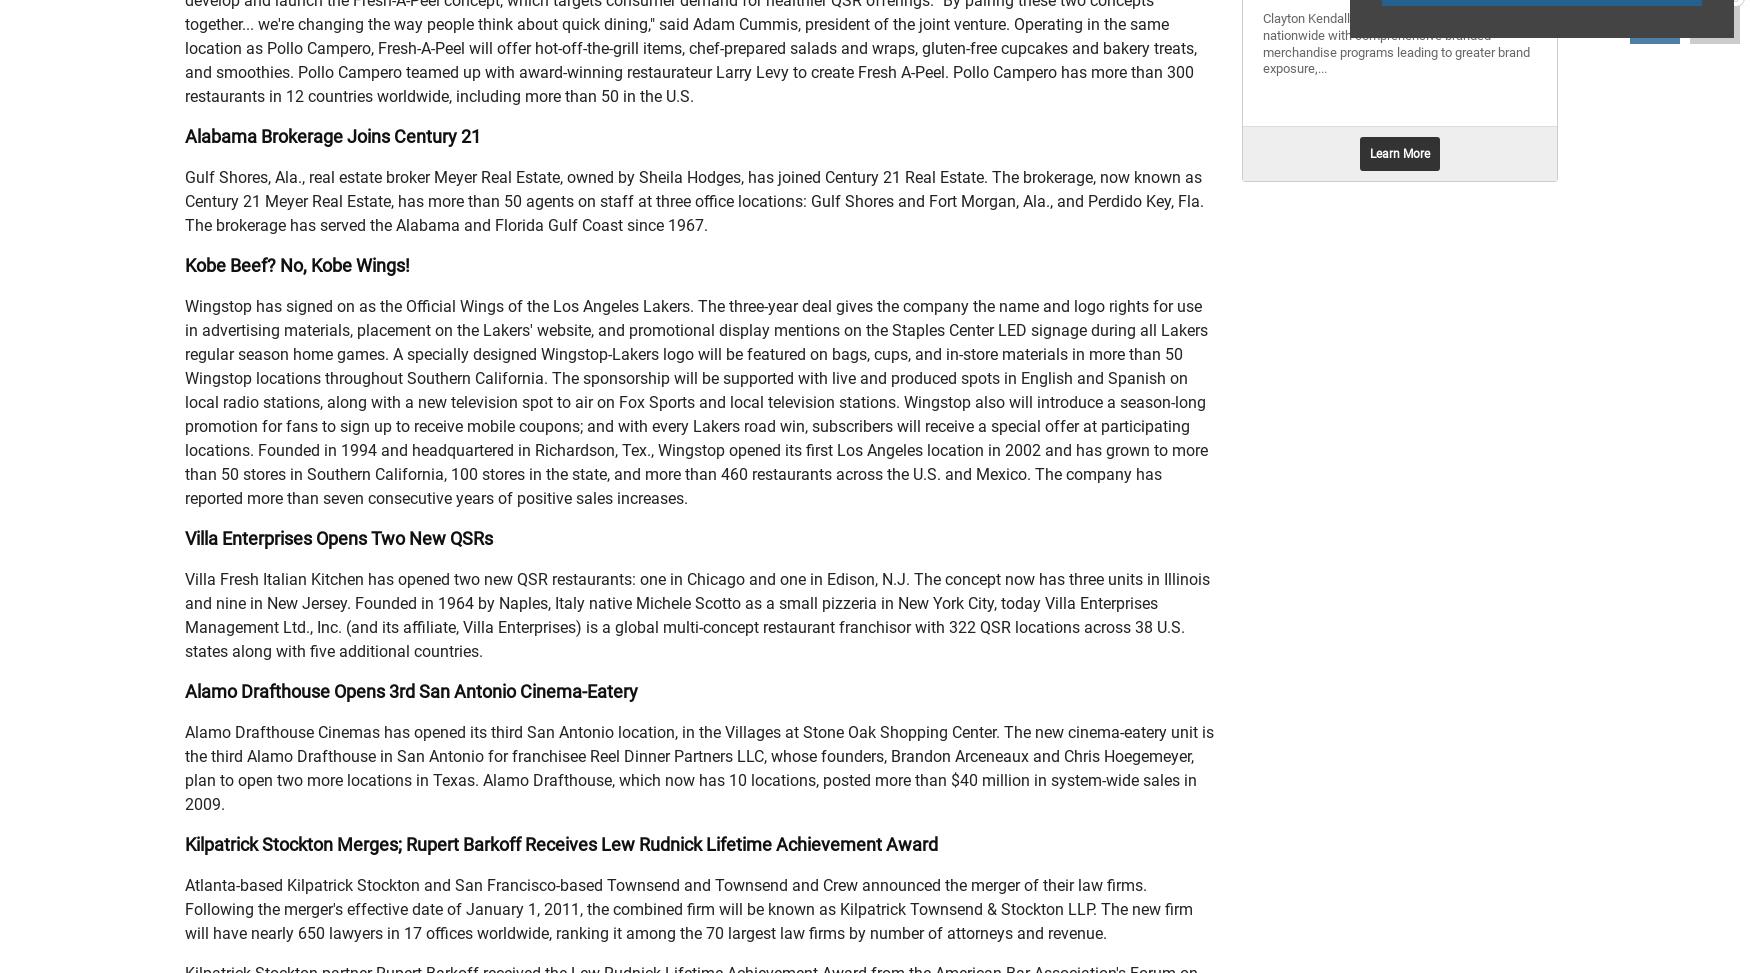  I want to click on 'Kilpatrick Stockton Merges; Rupert Barkoff Receives Lew Rudnick Lifetime Achievement Award', so click(560, 844).